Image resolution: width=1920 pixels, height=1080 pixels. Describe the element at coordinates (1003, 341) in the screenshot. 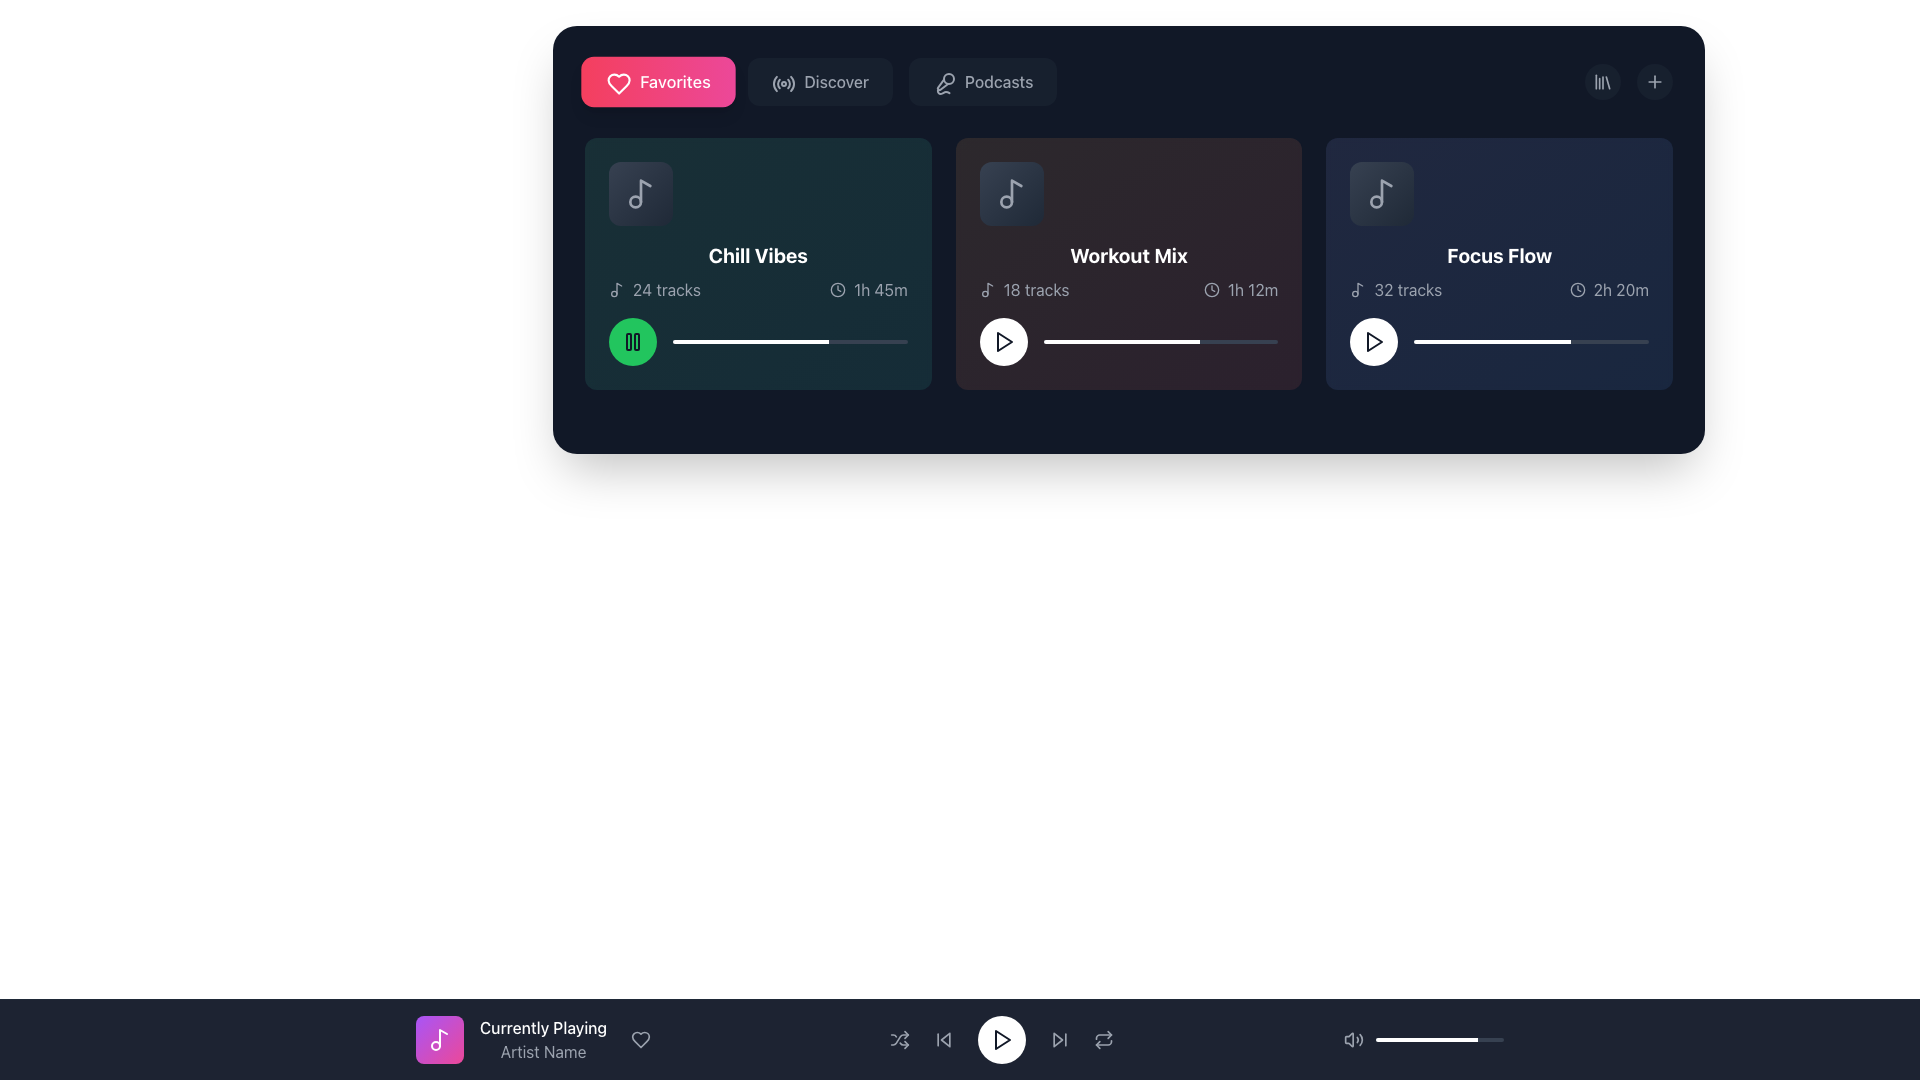

I see `the 'Play' button located at the center of the 'Workout Mix' card` at that location.